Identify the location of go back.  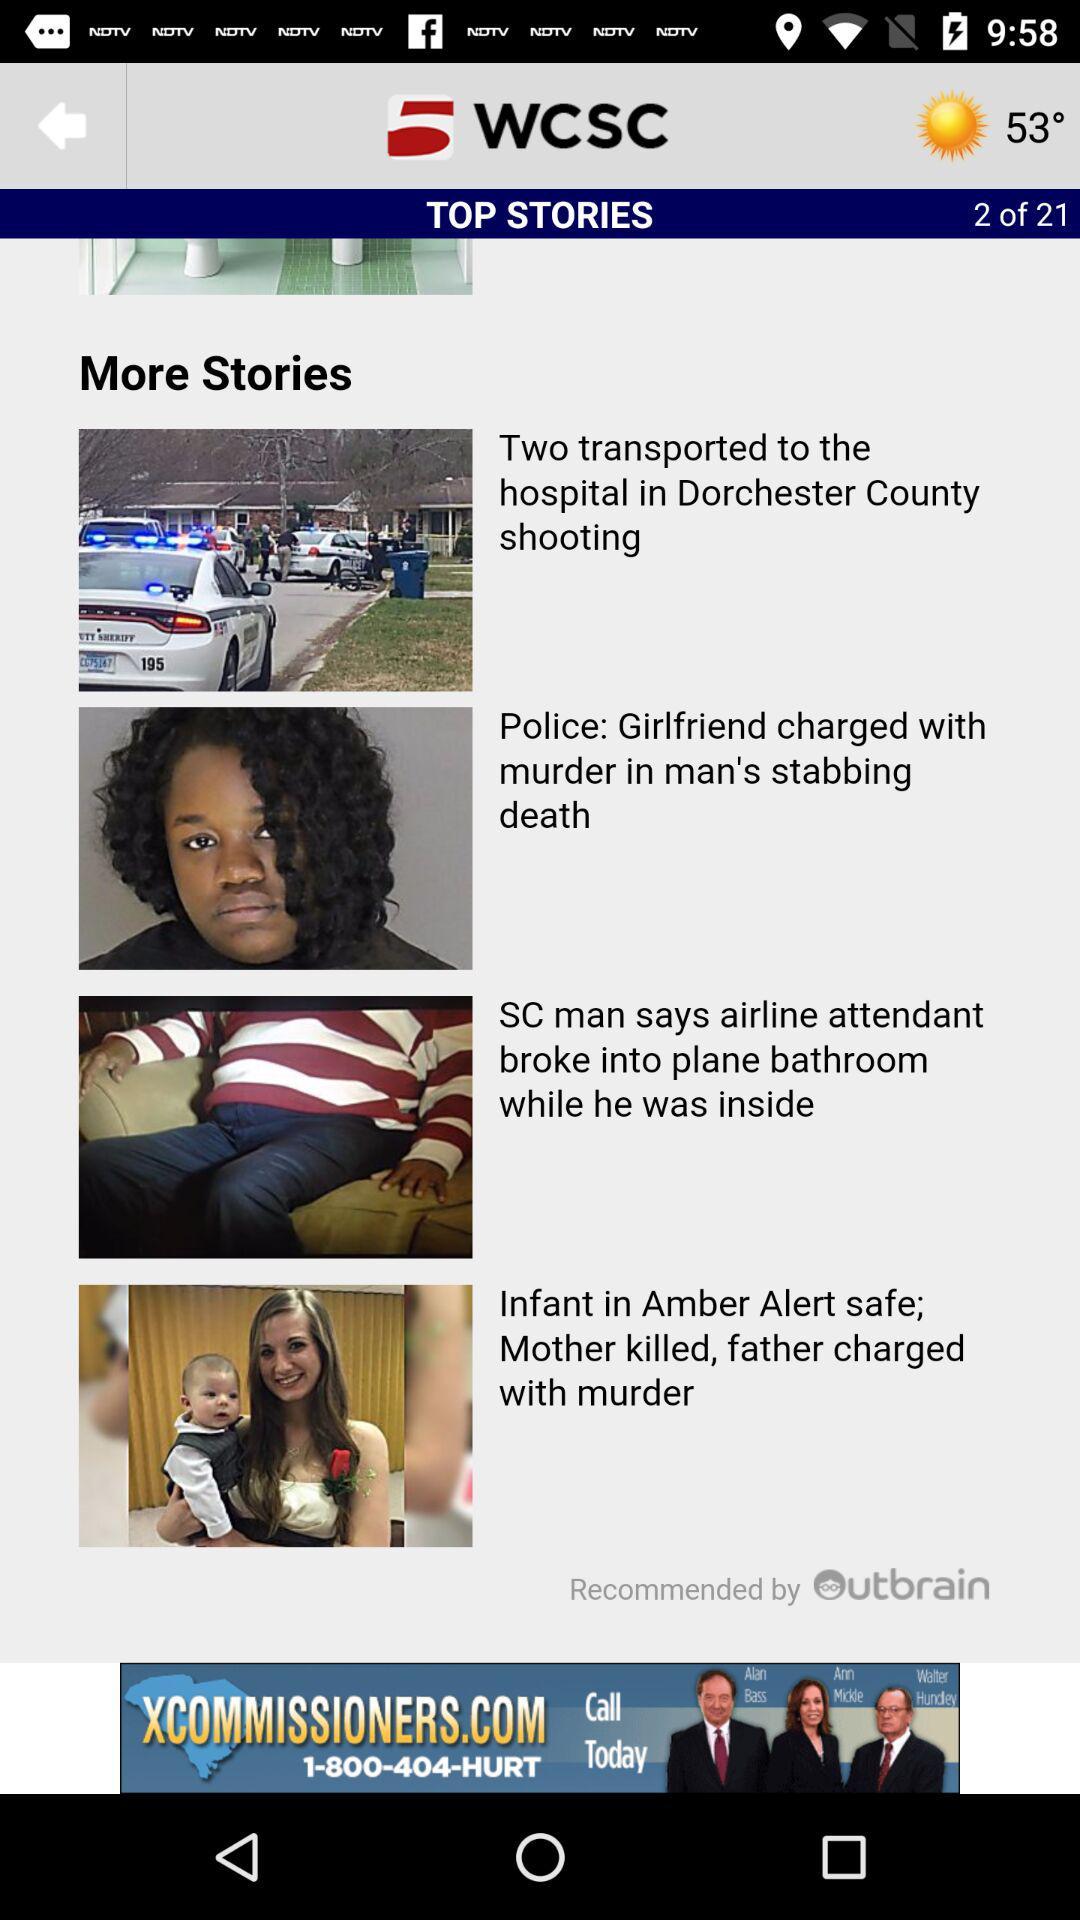
(61, 124).